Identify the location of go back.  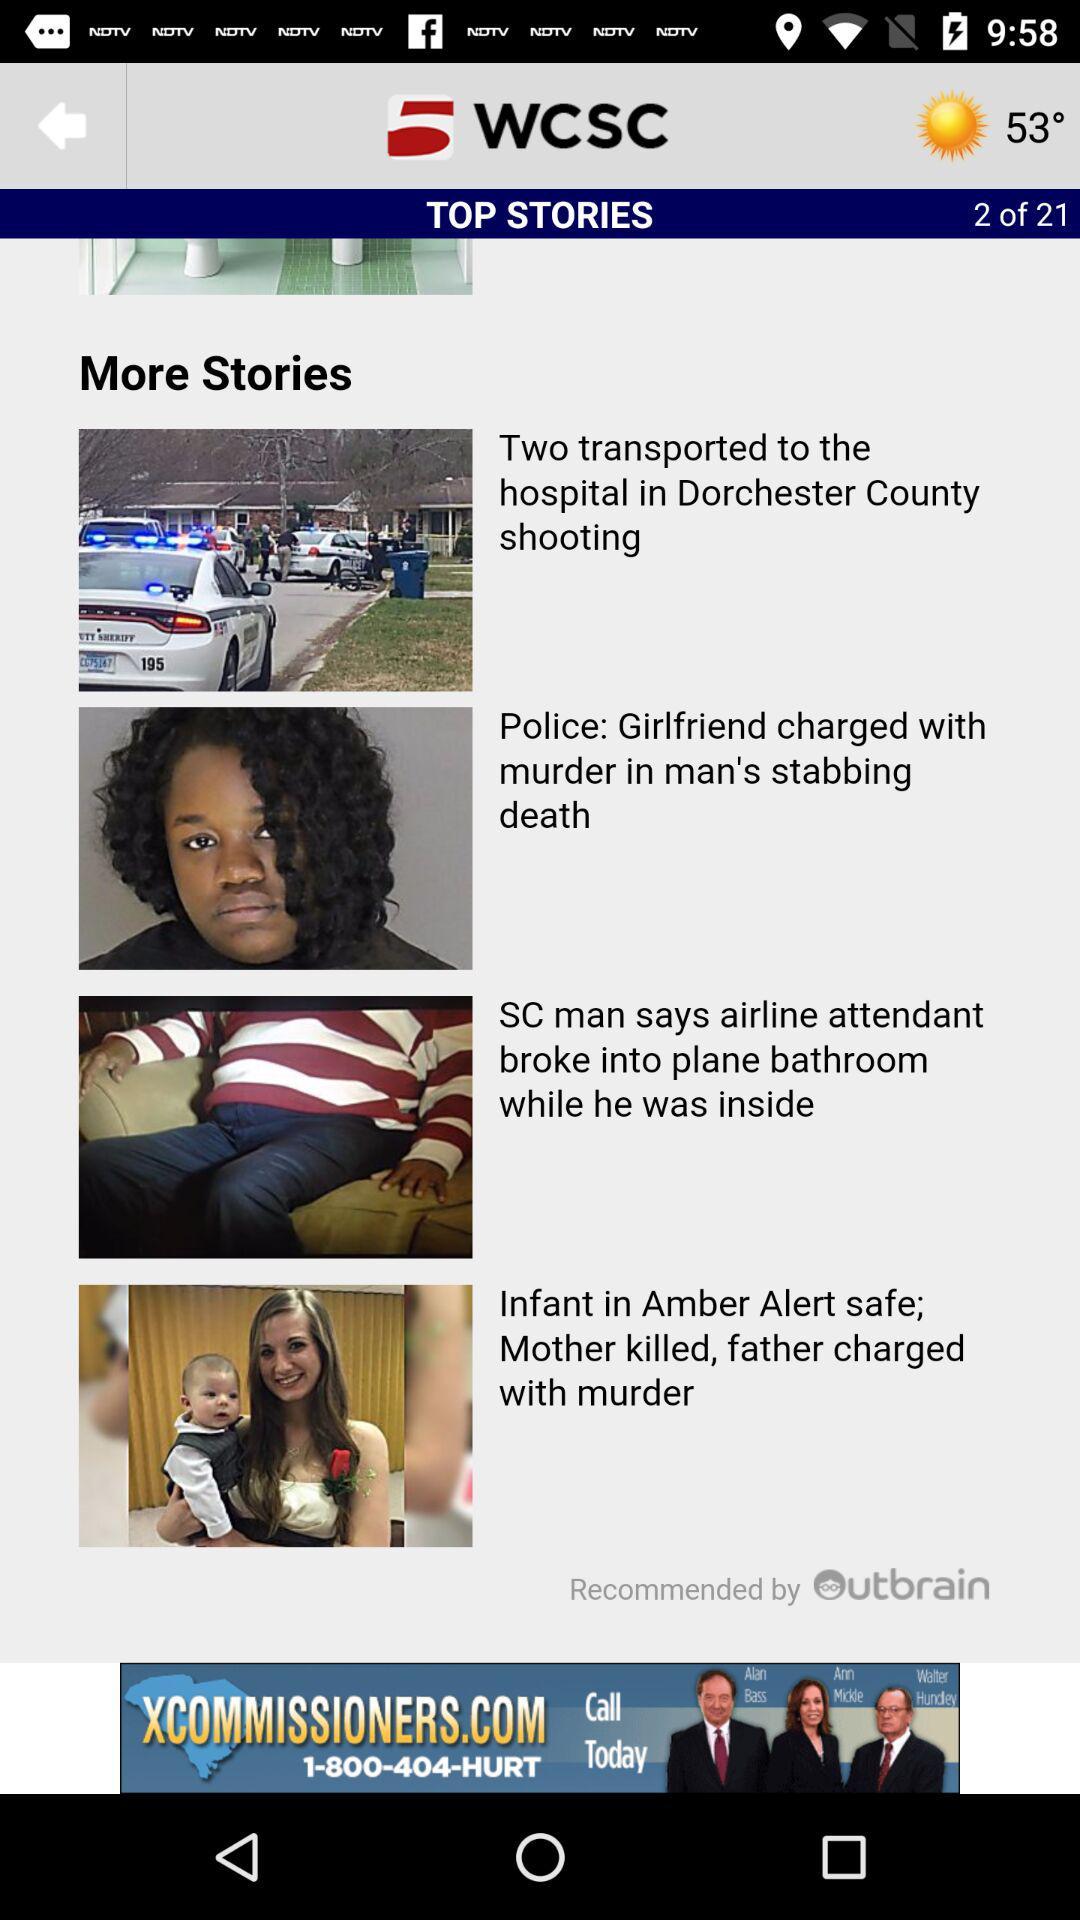
(61, 124).